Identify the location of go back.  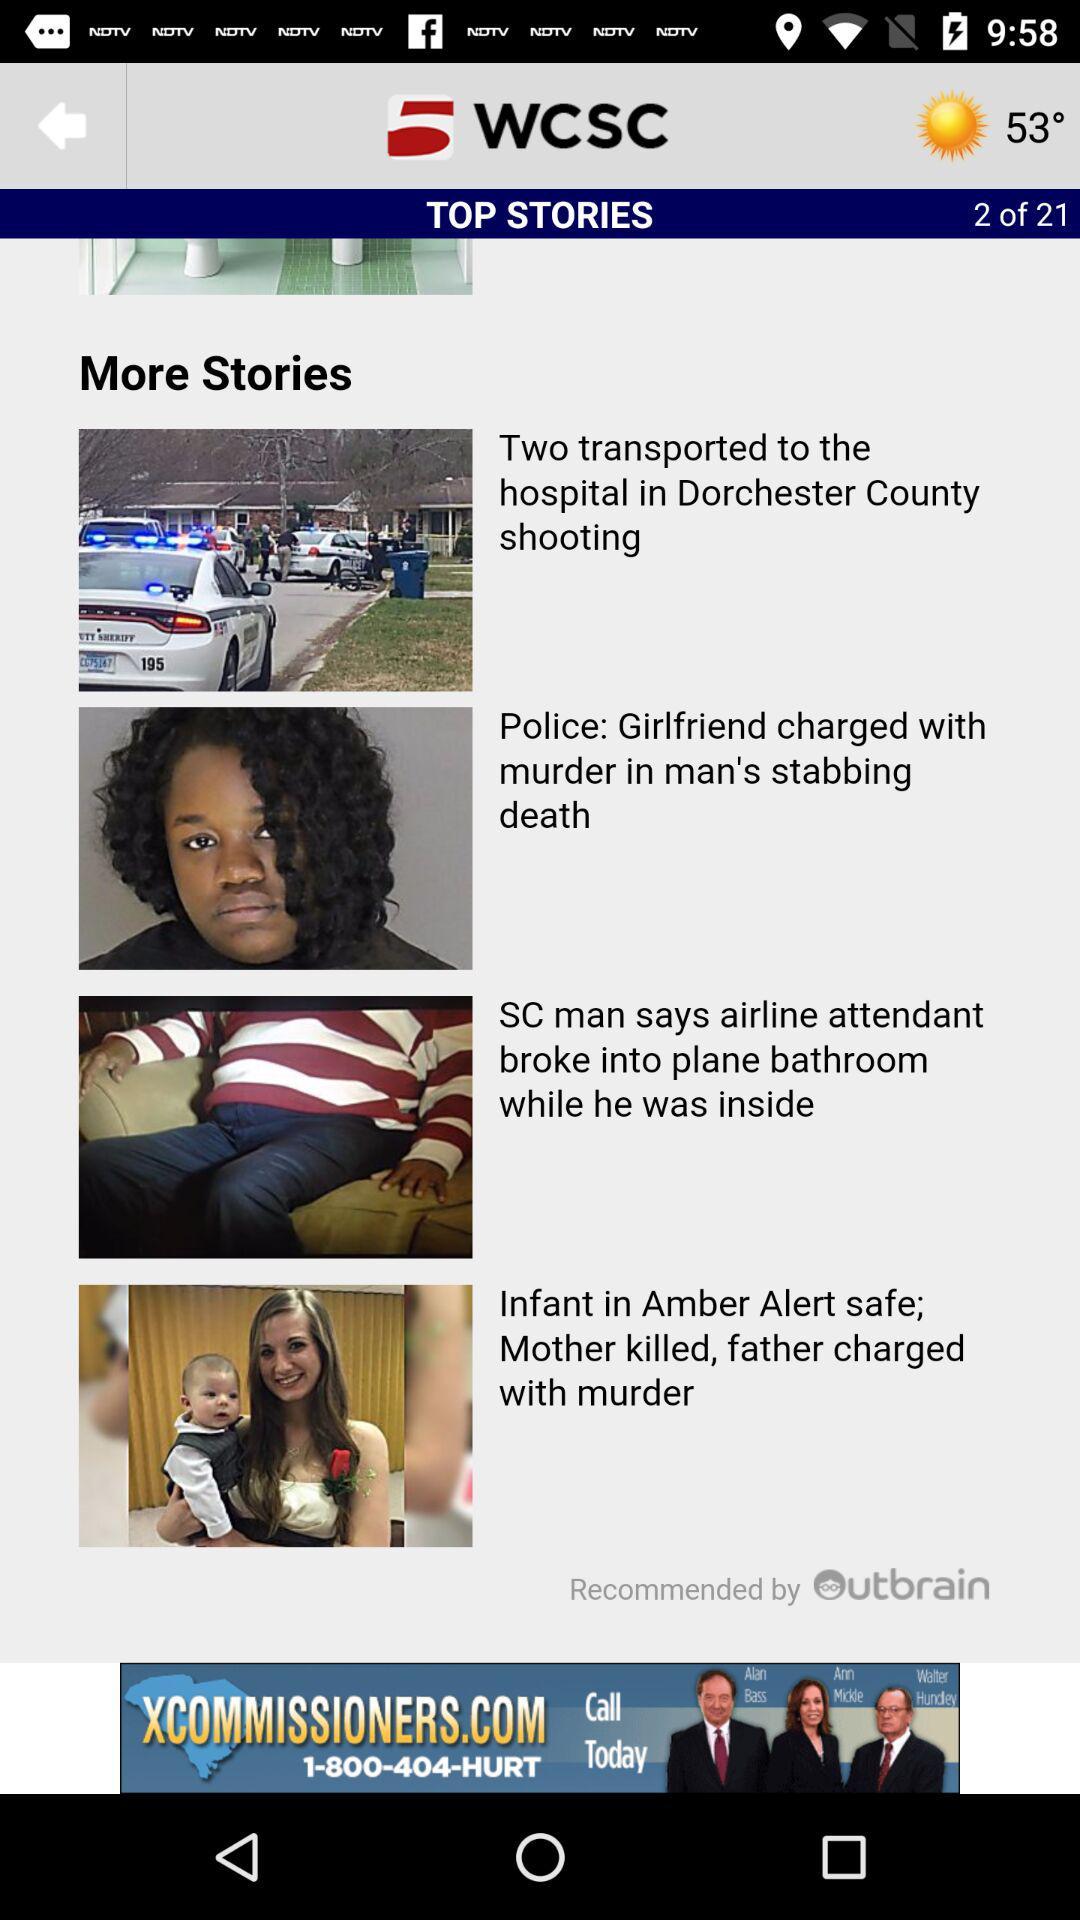
(61, 124).